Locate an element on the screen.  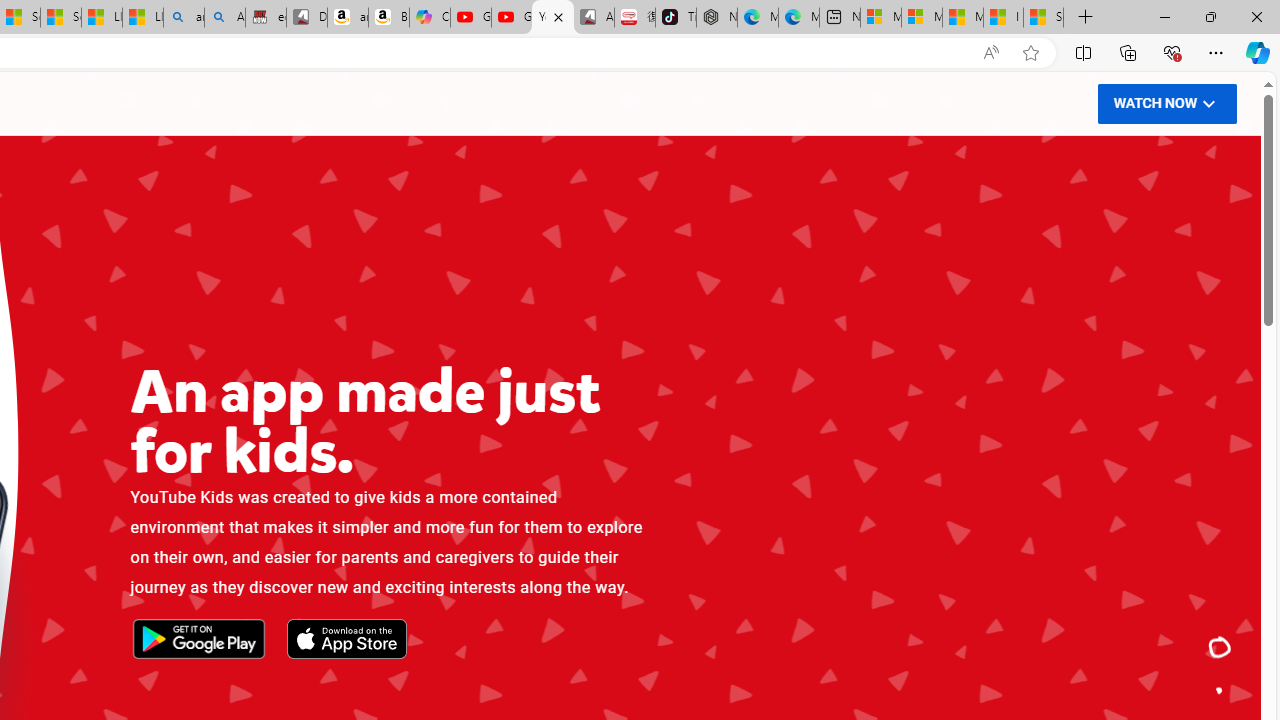
'Get it on Google Play' is located at coordinates (199, 639).